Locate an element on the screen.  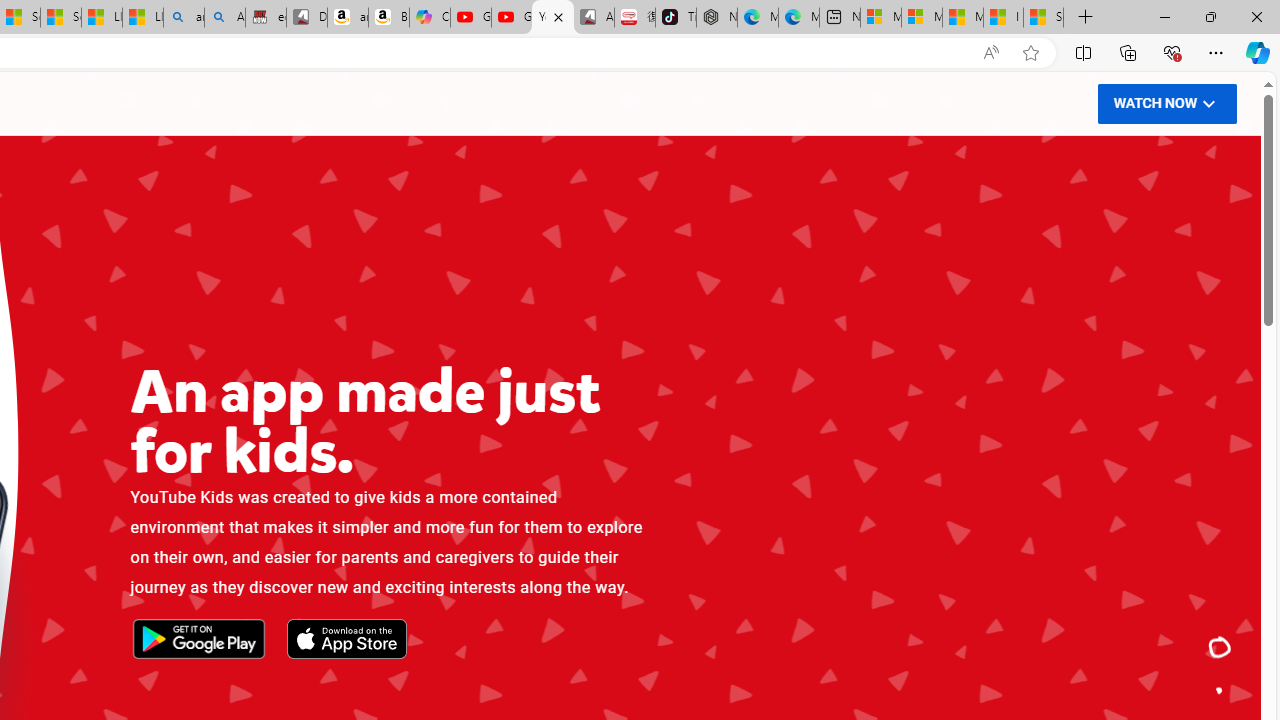
'Get it on Google Play' is located at coordinates (199, 639).